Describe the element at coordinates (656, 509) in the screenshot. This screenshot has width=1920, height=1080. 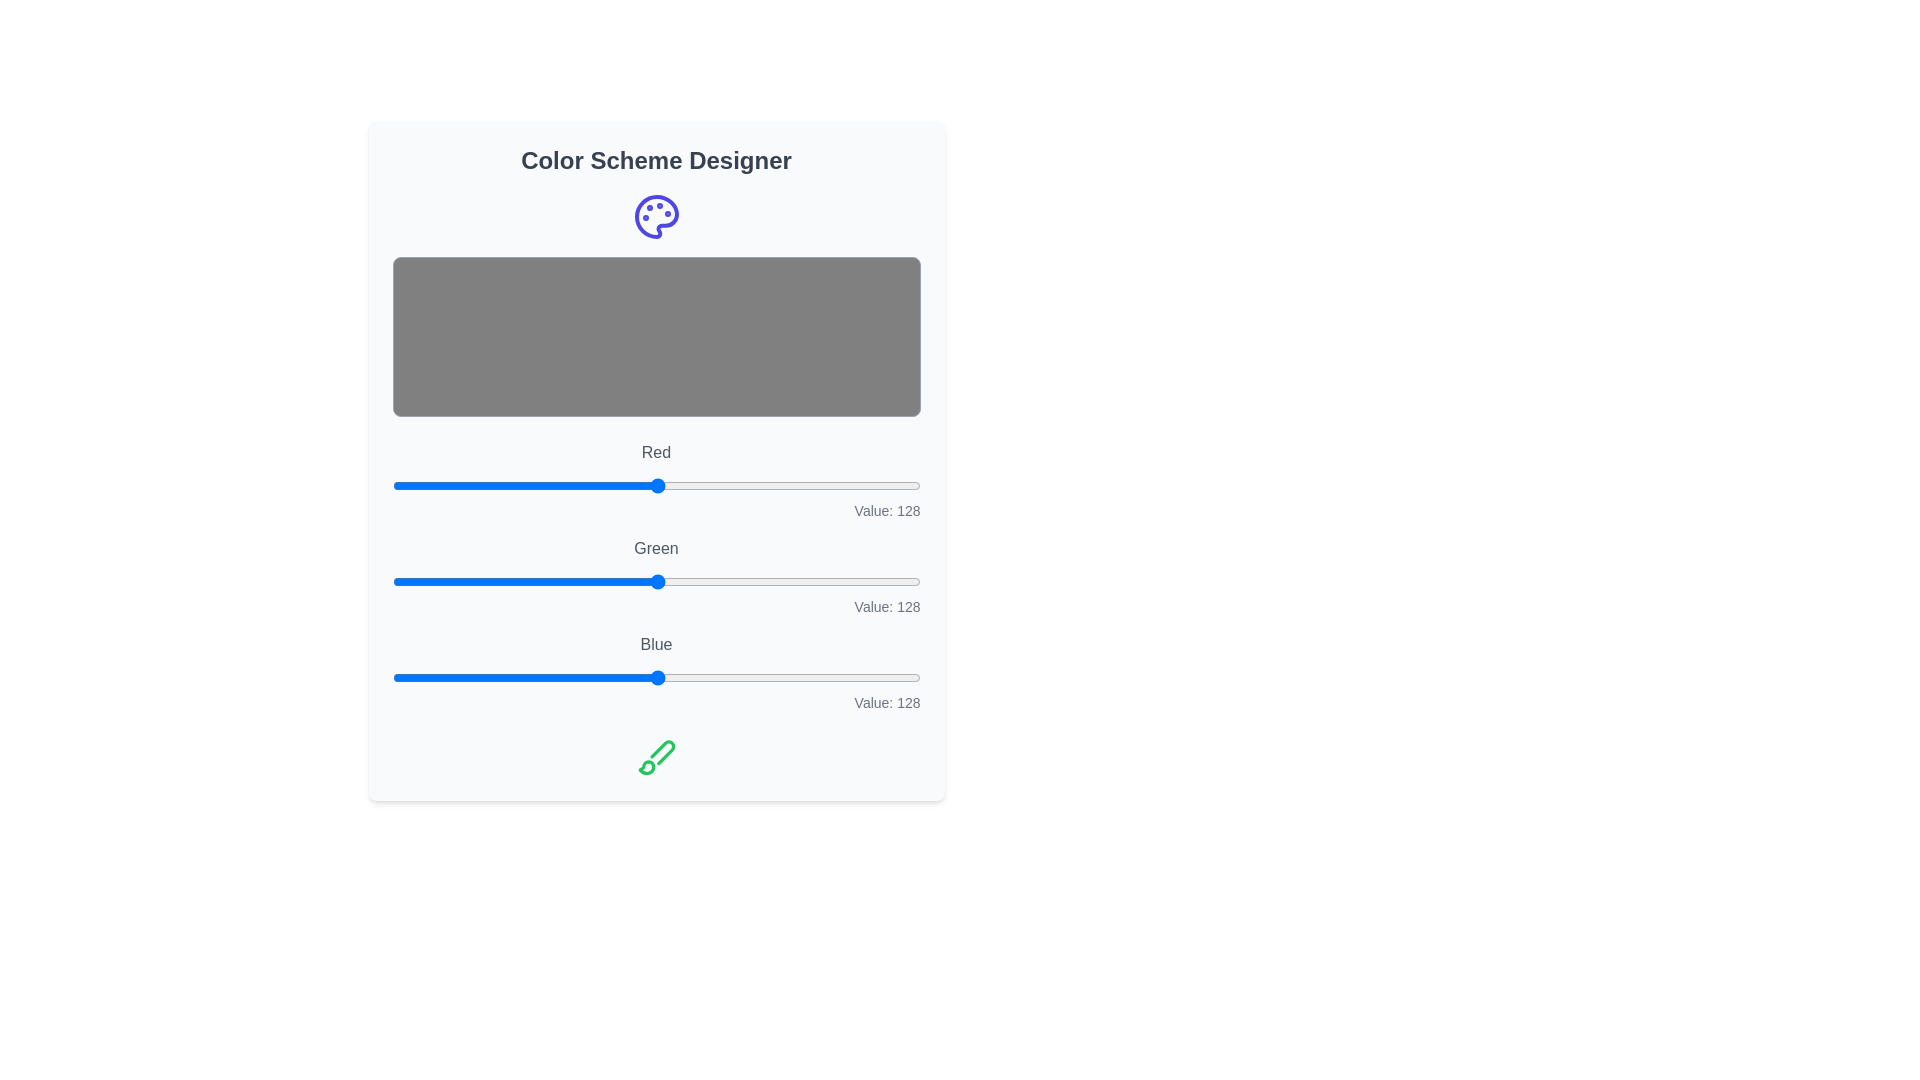
I see `the Text Display element that shows 'Value: 128', located in the lower-right corner below the 'Red' slider` at that location.